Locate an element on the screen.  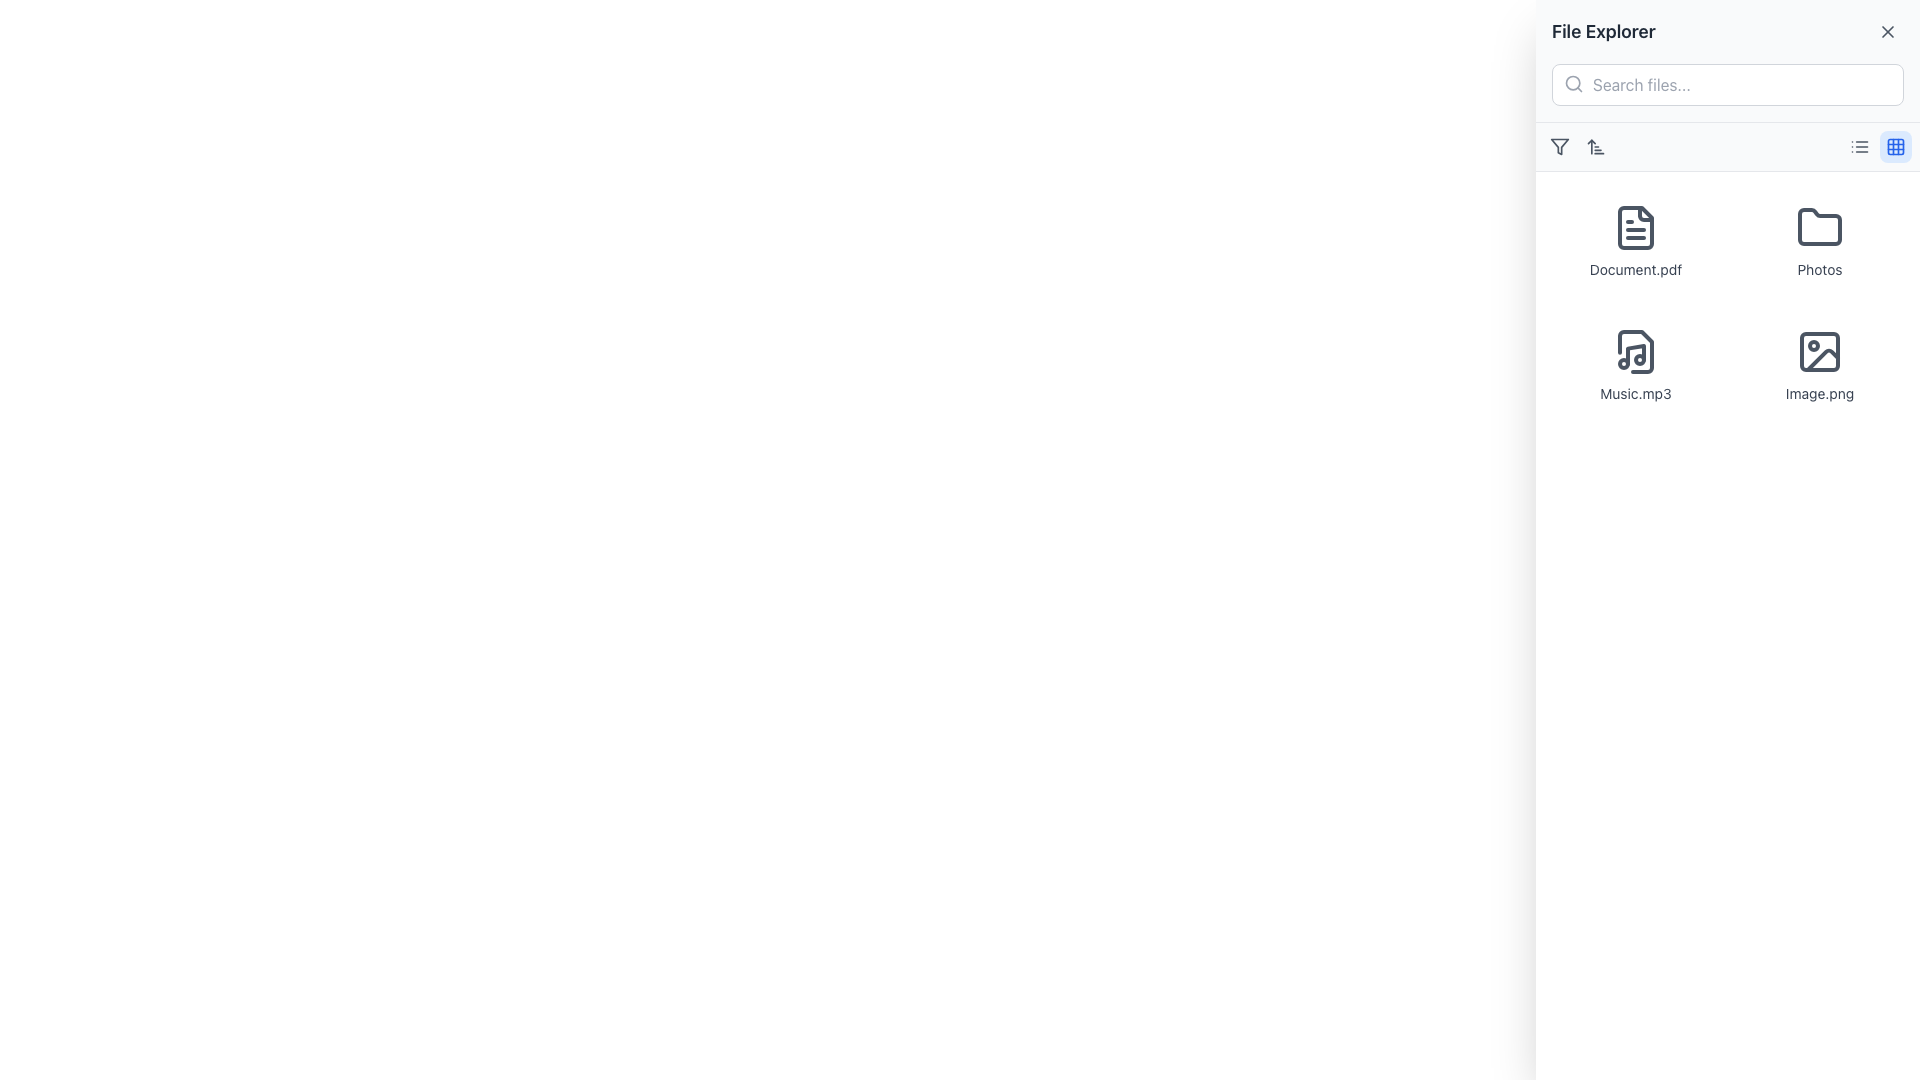
the upward arrow SVG icon in the upper-right menu bar to sort items in ascending order is located at coordinates (1595, 145).